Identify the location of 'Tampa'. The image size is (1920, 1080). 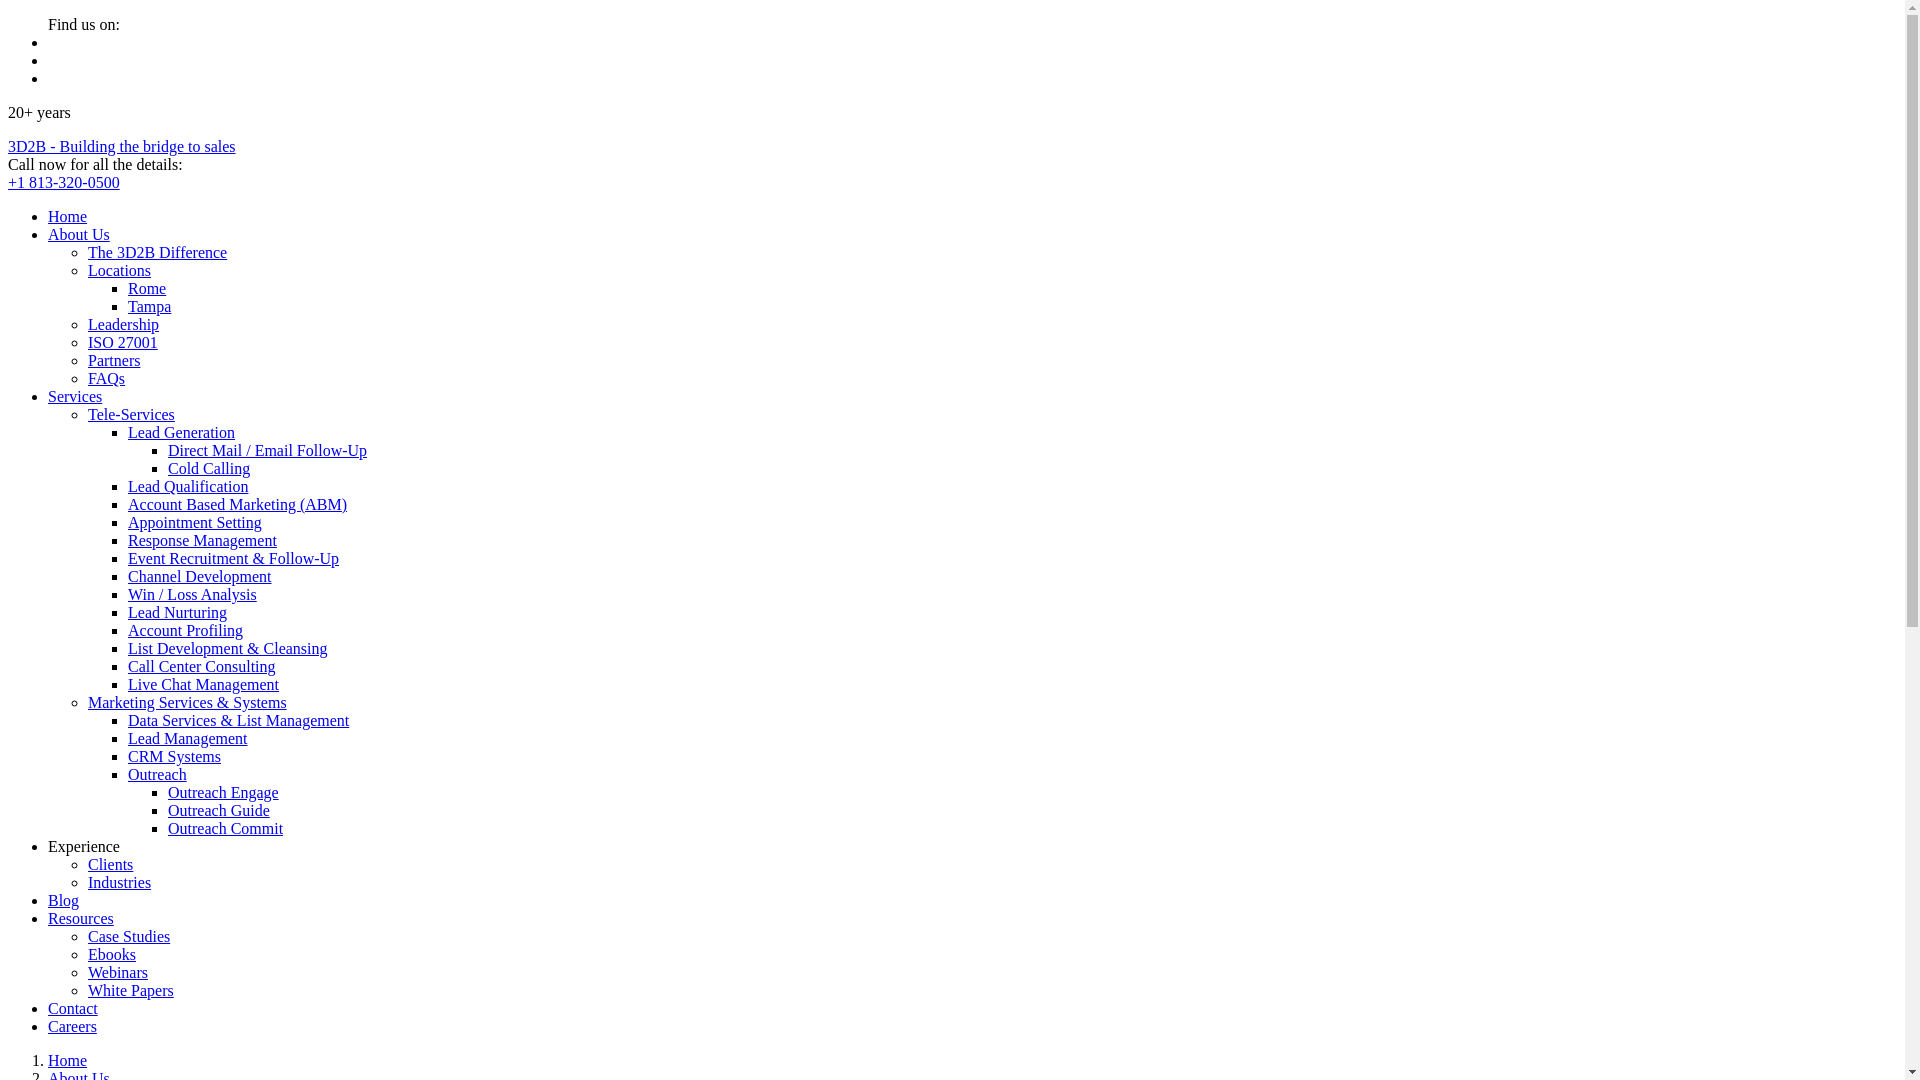
(148, 306).